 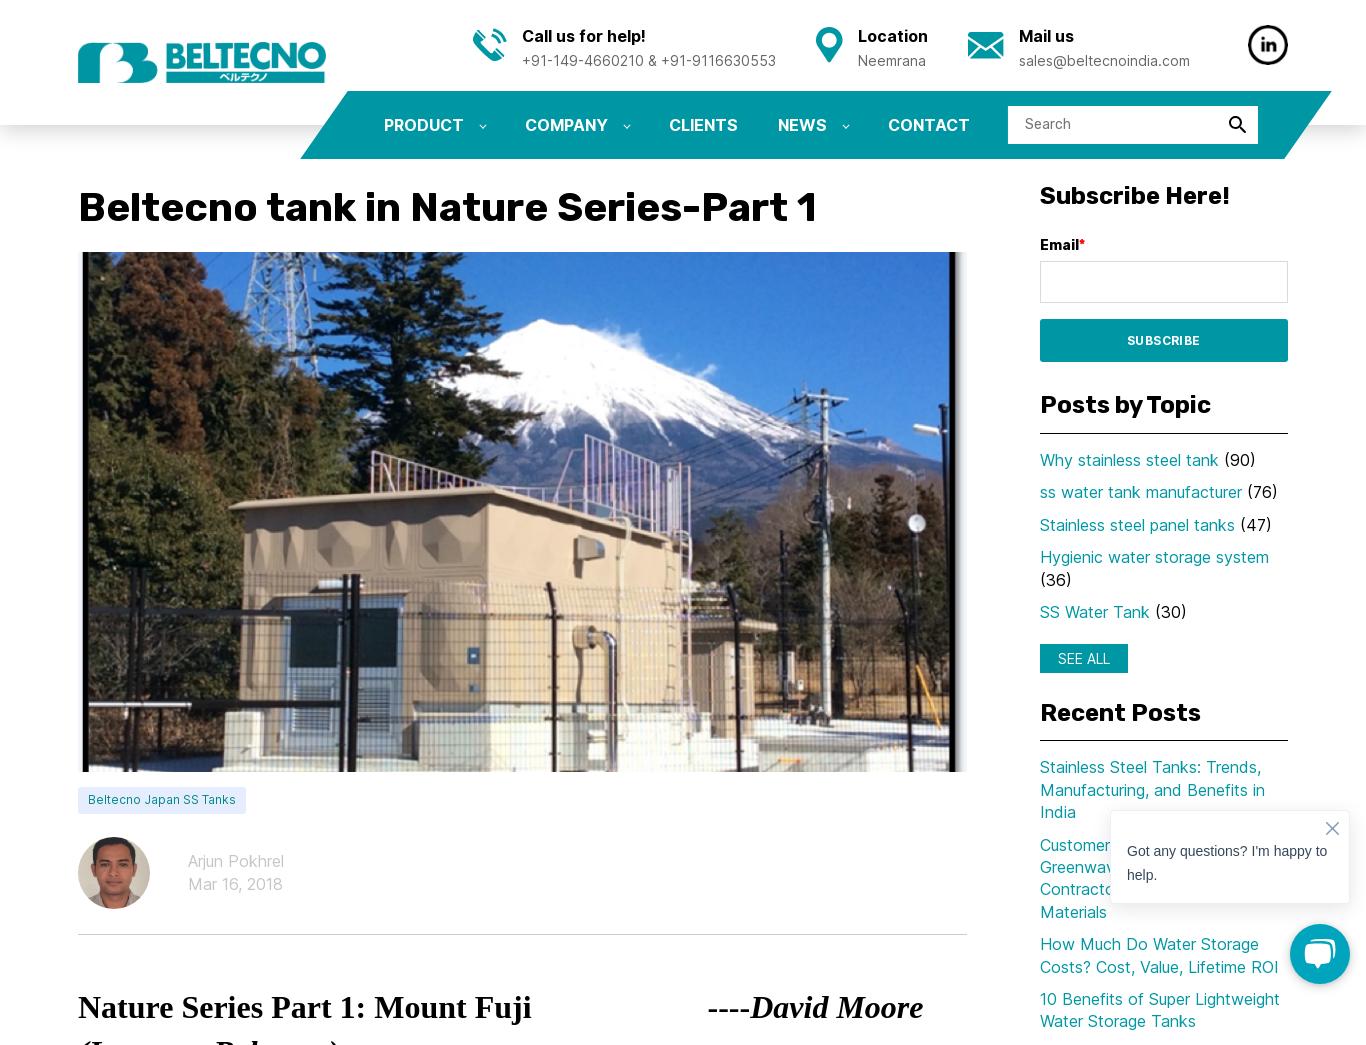 I want to click on 'Customer Testimonial – Greenwave Engineering Pvt. Ltd. Contractor for Construction Materials', so click(x=1160, y=877).